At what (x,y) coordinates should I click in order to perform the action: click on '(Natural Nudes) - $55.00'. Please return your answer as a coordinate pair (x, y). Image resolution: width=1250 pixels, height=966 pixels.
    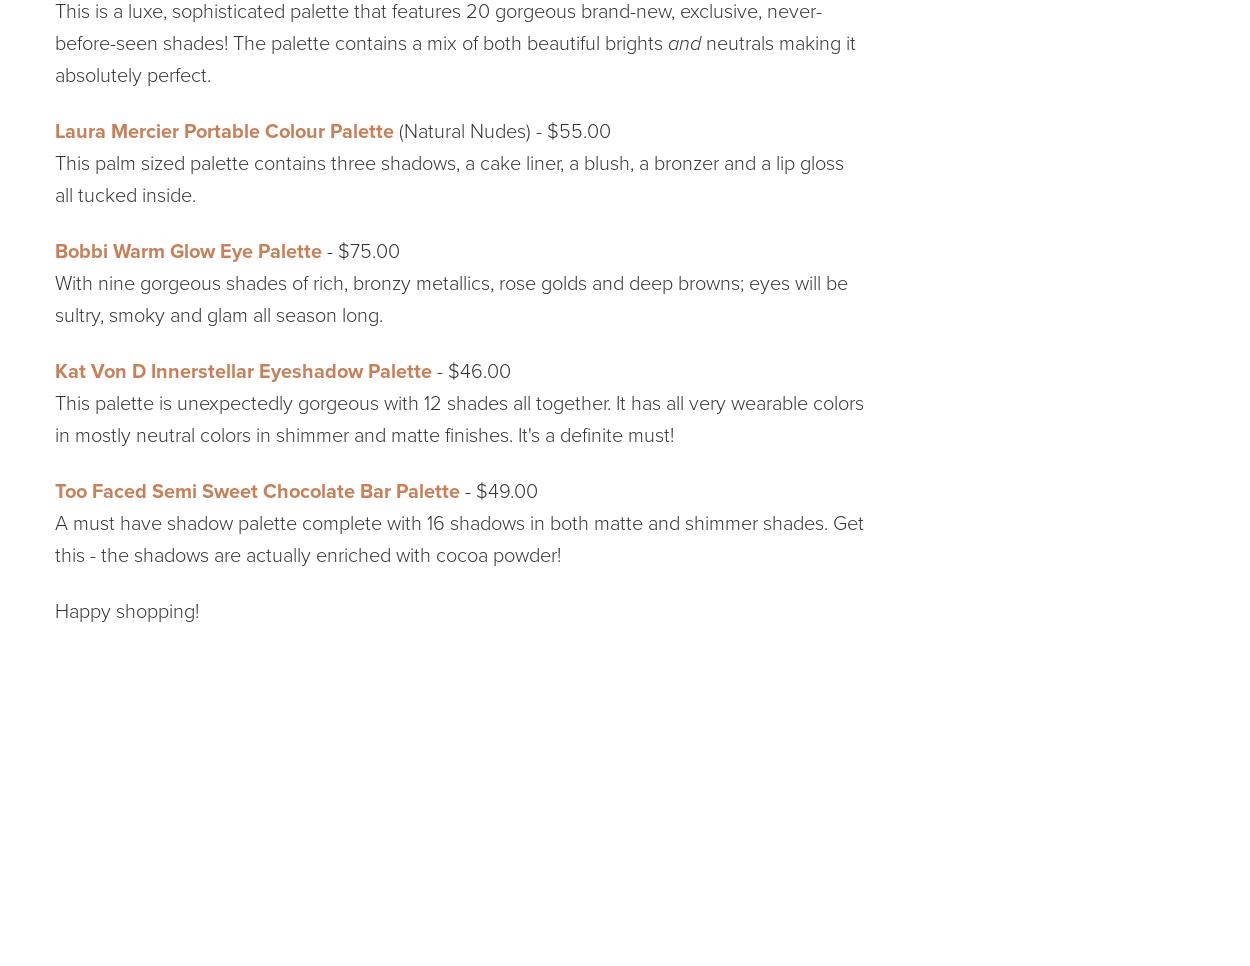
    Looking at the image, I should click on (502, 130).